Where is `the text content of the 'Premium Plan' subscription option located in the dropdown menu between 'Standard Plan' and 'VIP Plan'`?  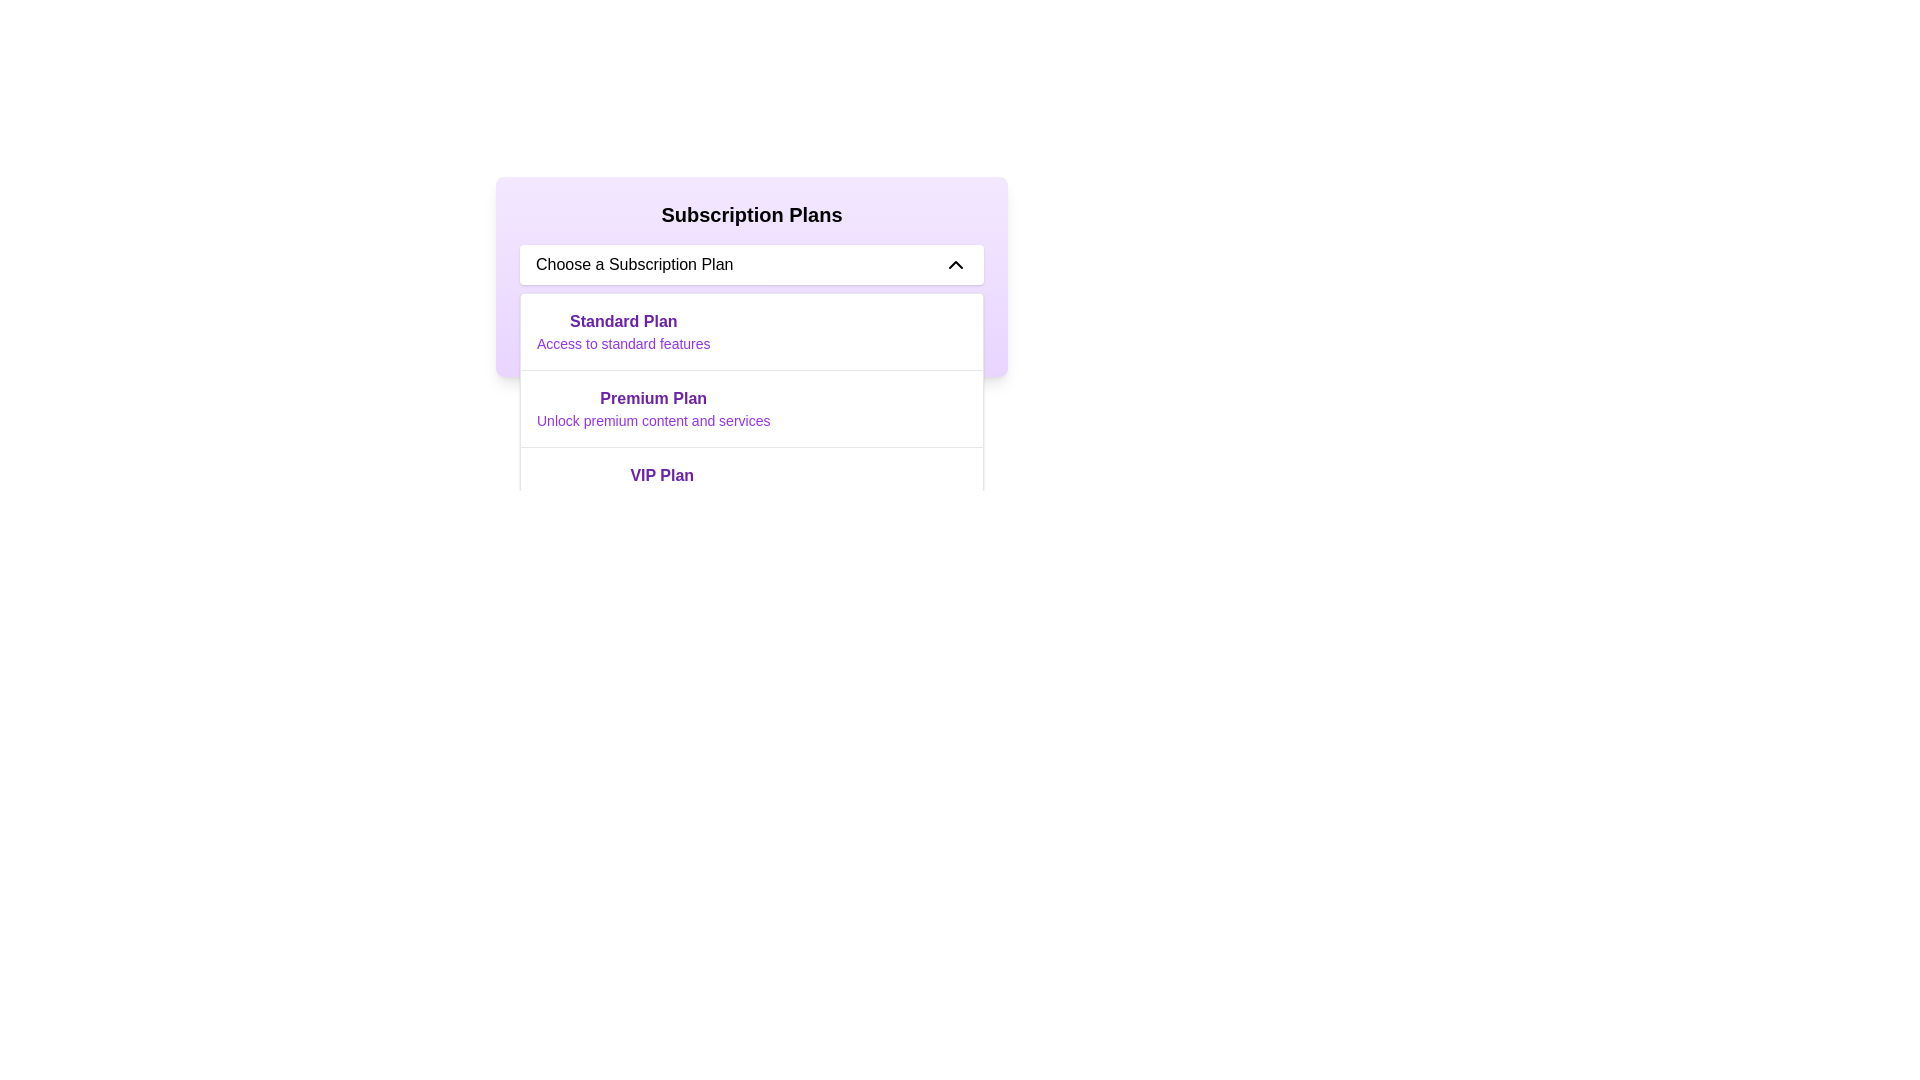 the text content of the 'Premium Plan' subscription option located in the dropdown menu between 'Standard Plan' and 'VIP Plan' is located at coordinates (653, 407).